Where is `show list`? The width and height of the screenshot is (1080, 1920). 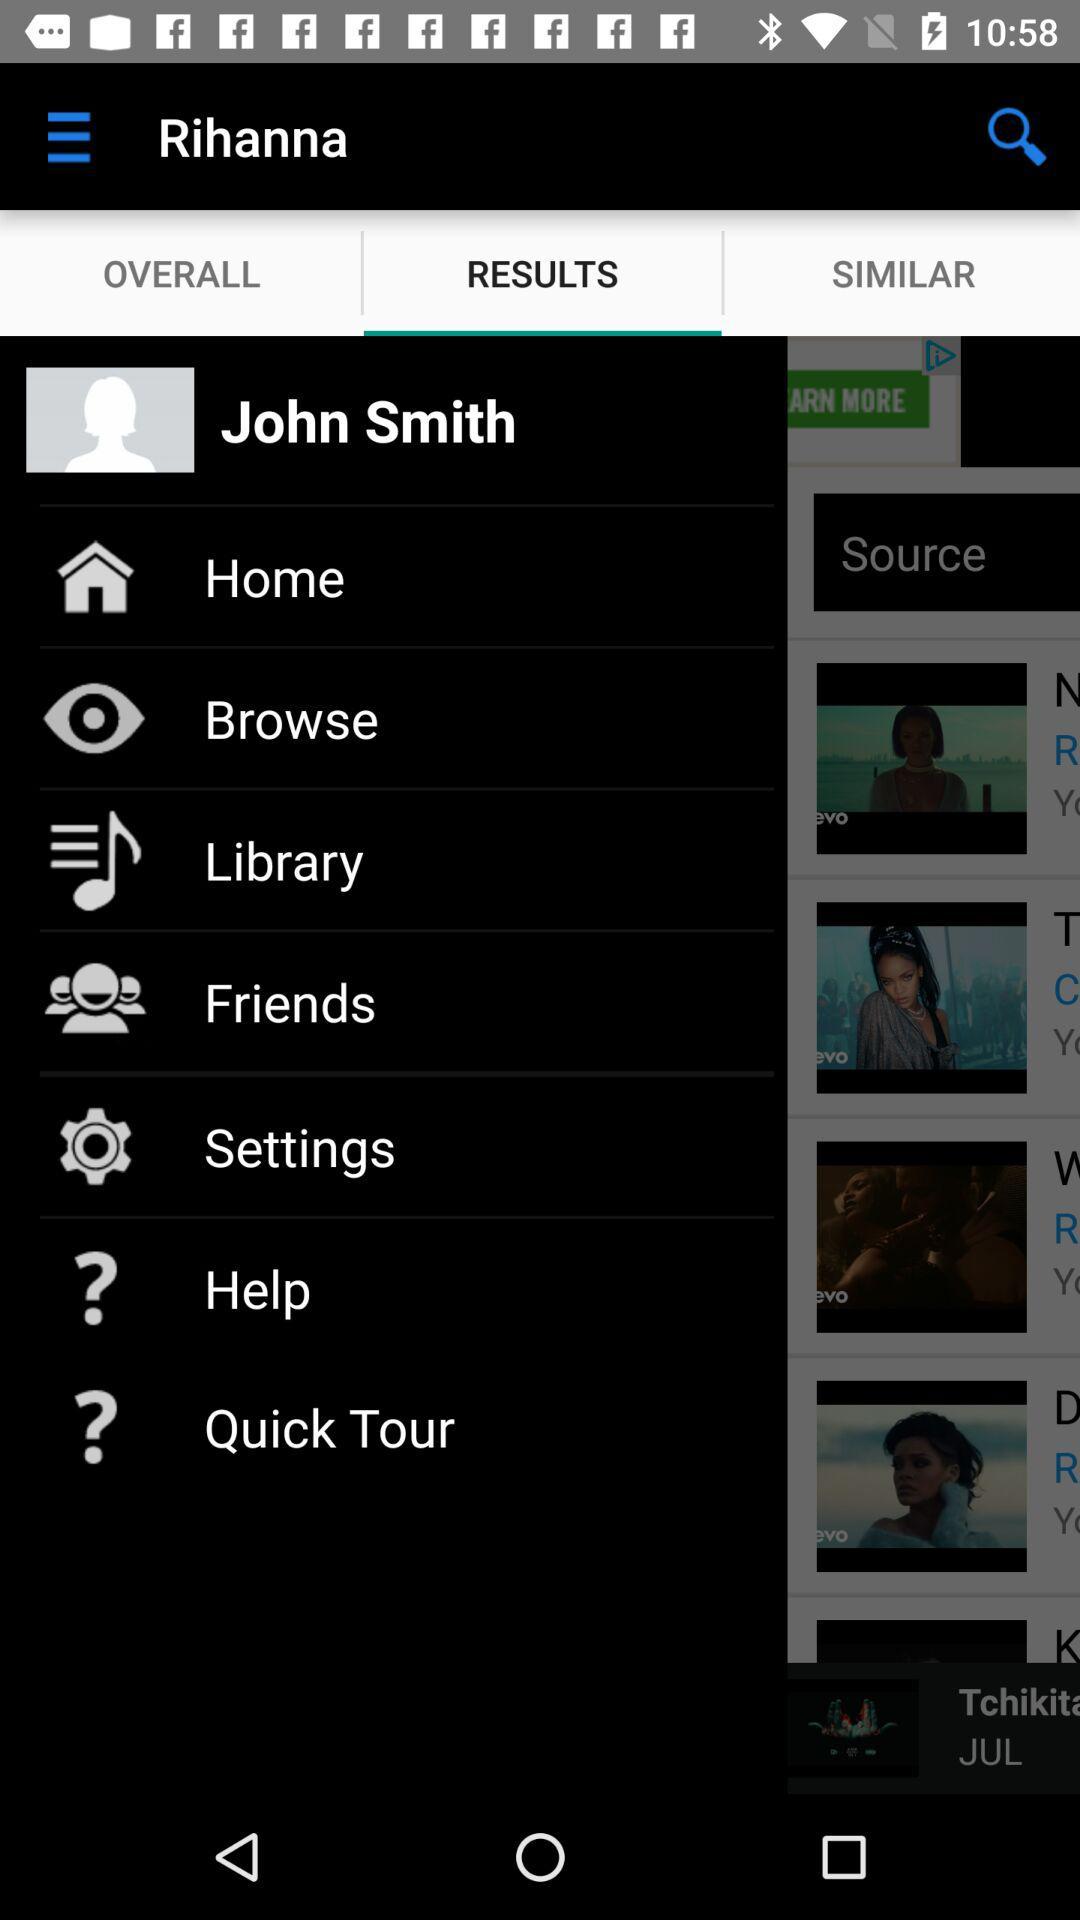 show list is located at coordinates (540, 400).